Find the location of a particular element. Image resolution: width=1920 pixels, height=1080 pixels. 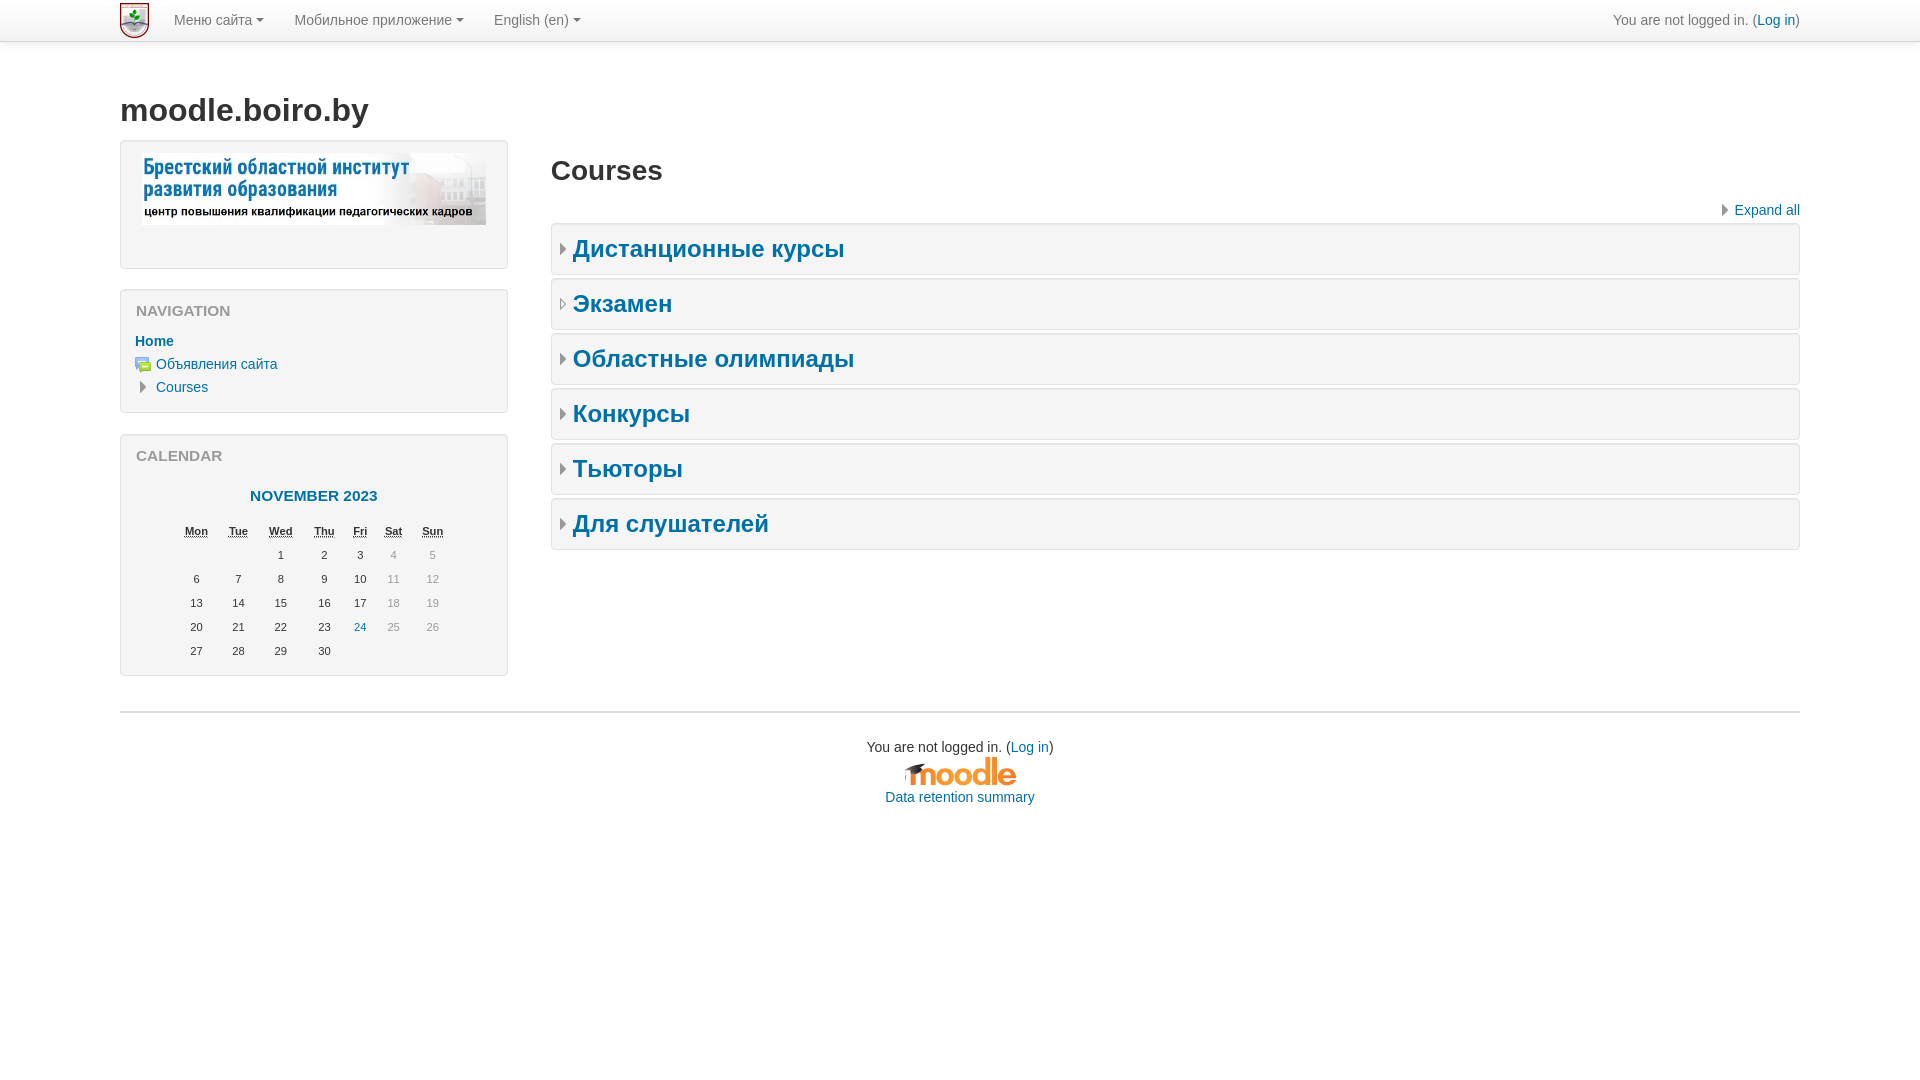

'Forum' is located at coordinates (133, 365).